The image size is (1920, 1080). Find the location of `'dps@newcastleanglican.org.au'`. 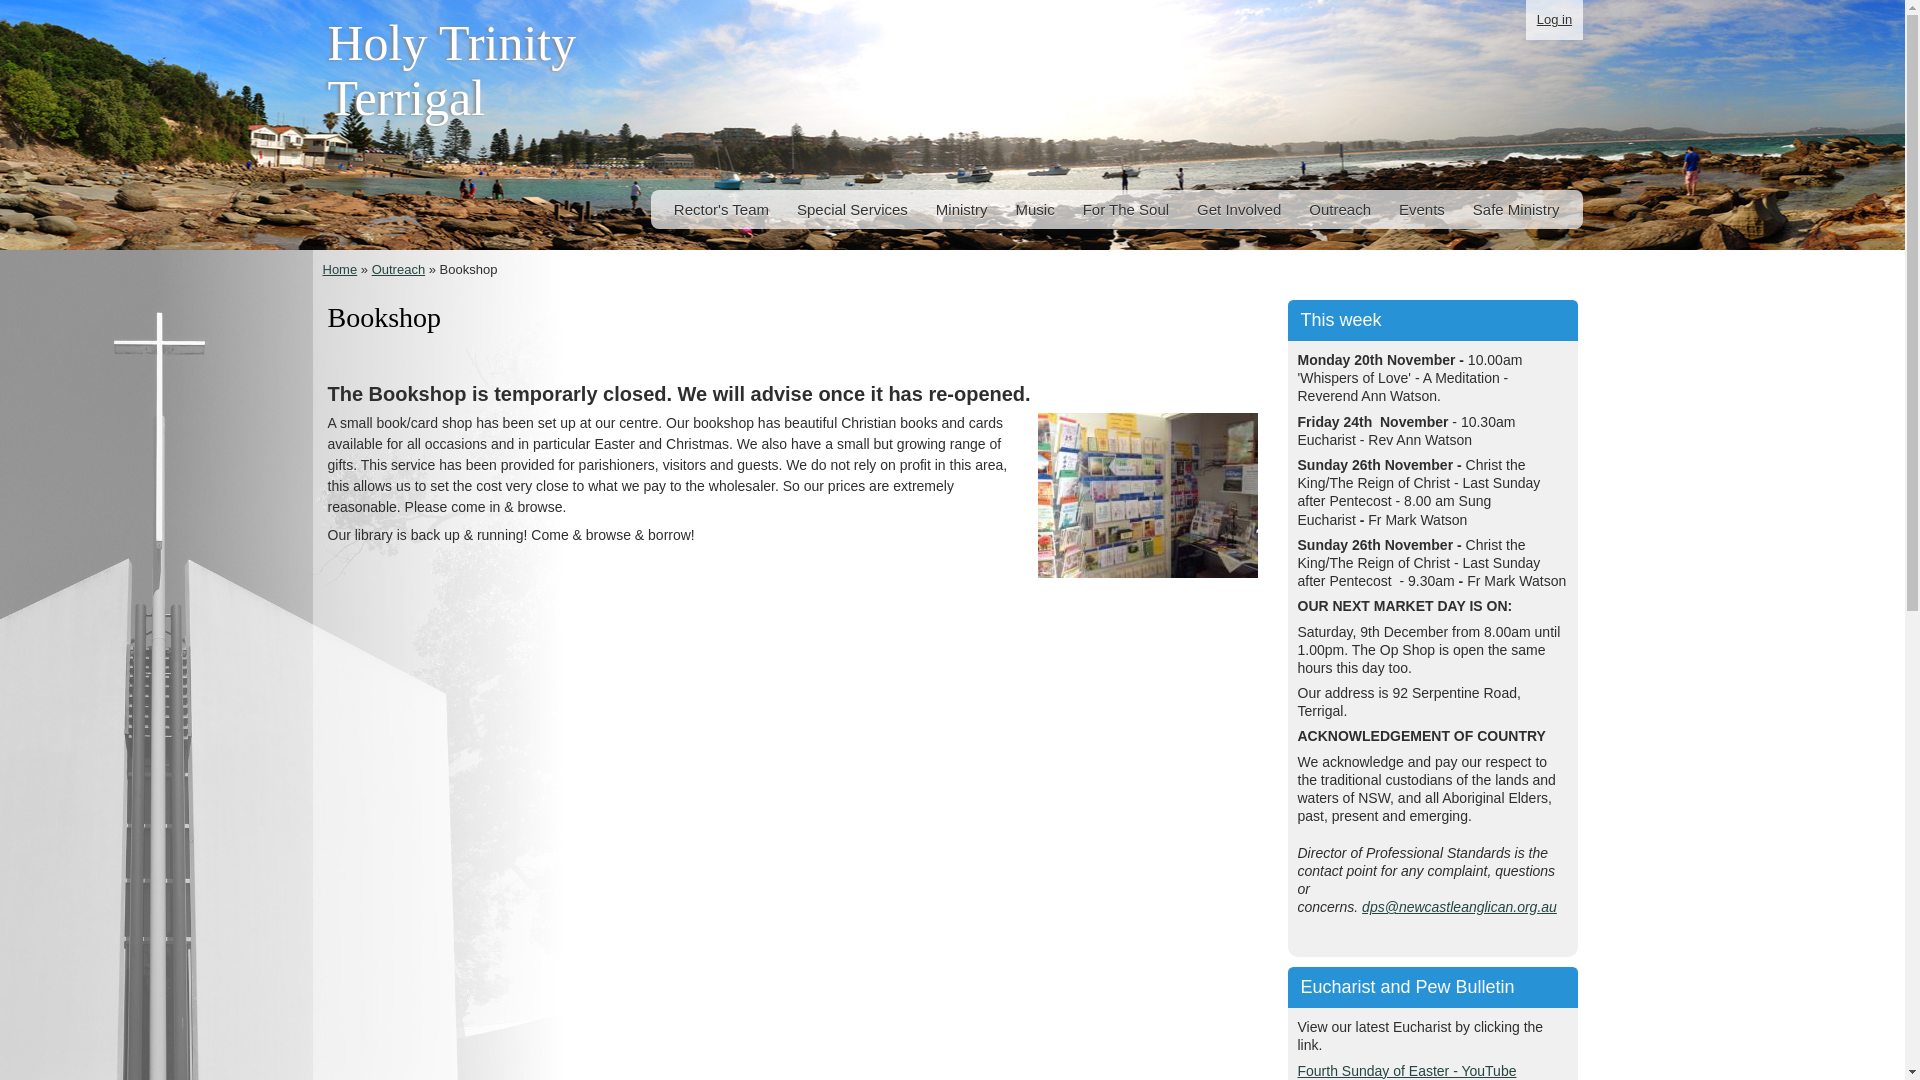

'dps@newcastleanglican.org.au' is located at coordinates (1459, 906).